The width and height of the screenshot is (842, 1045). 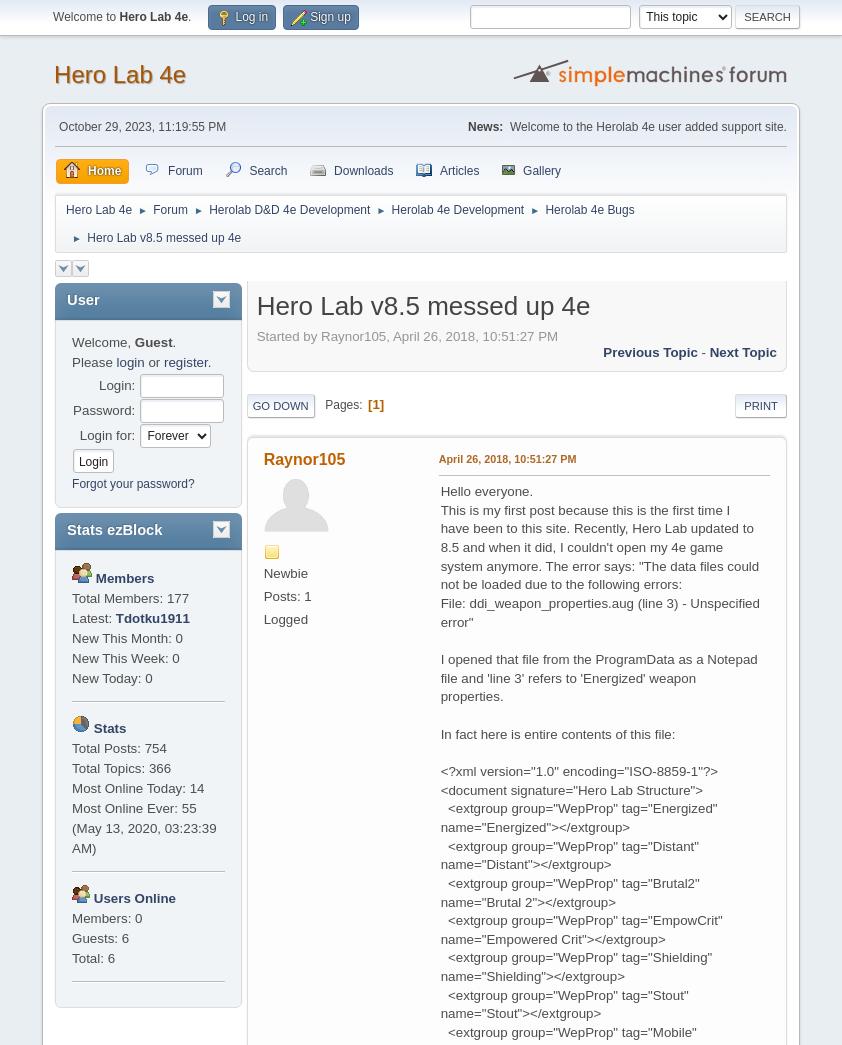 What do you see at coordinates (289, 209) in the screenshot?
I see `'Herolab D&D 4e Development'` at bounding box center [289, 209].